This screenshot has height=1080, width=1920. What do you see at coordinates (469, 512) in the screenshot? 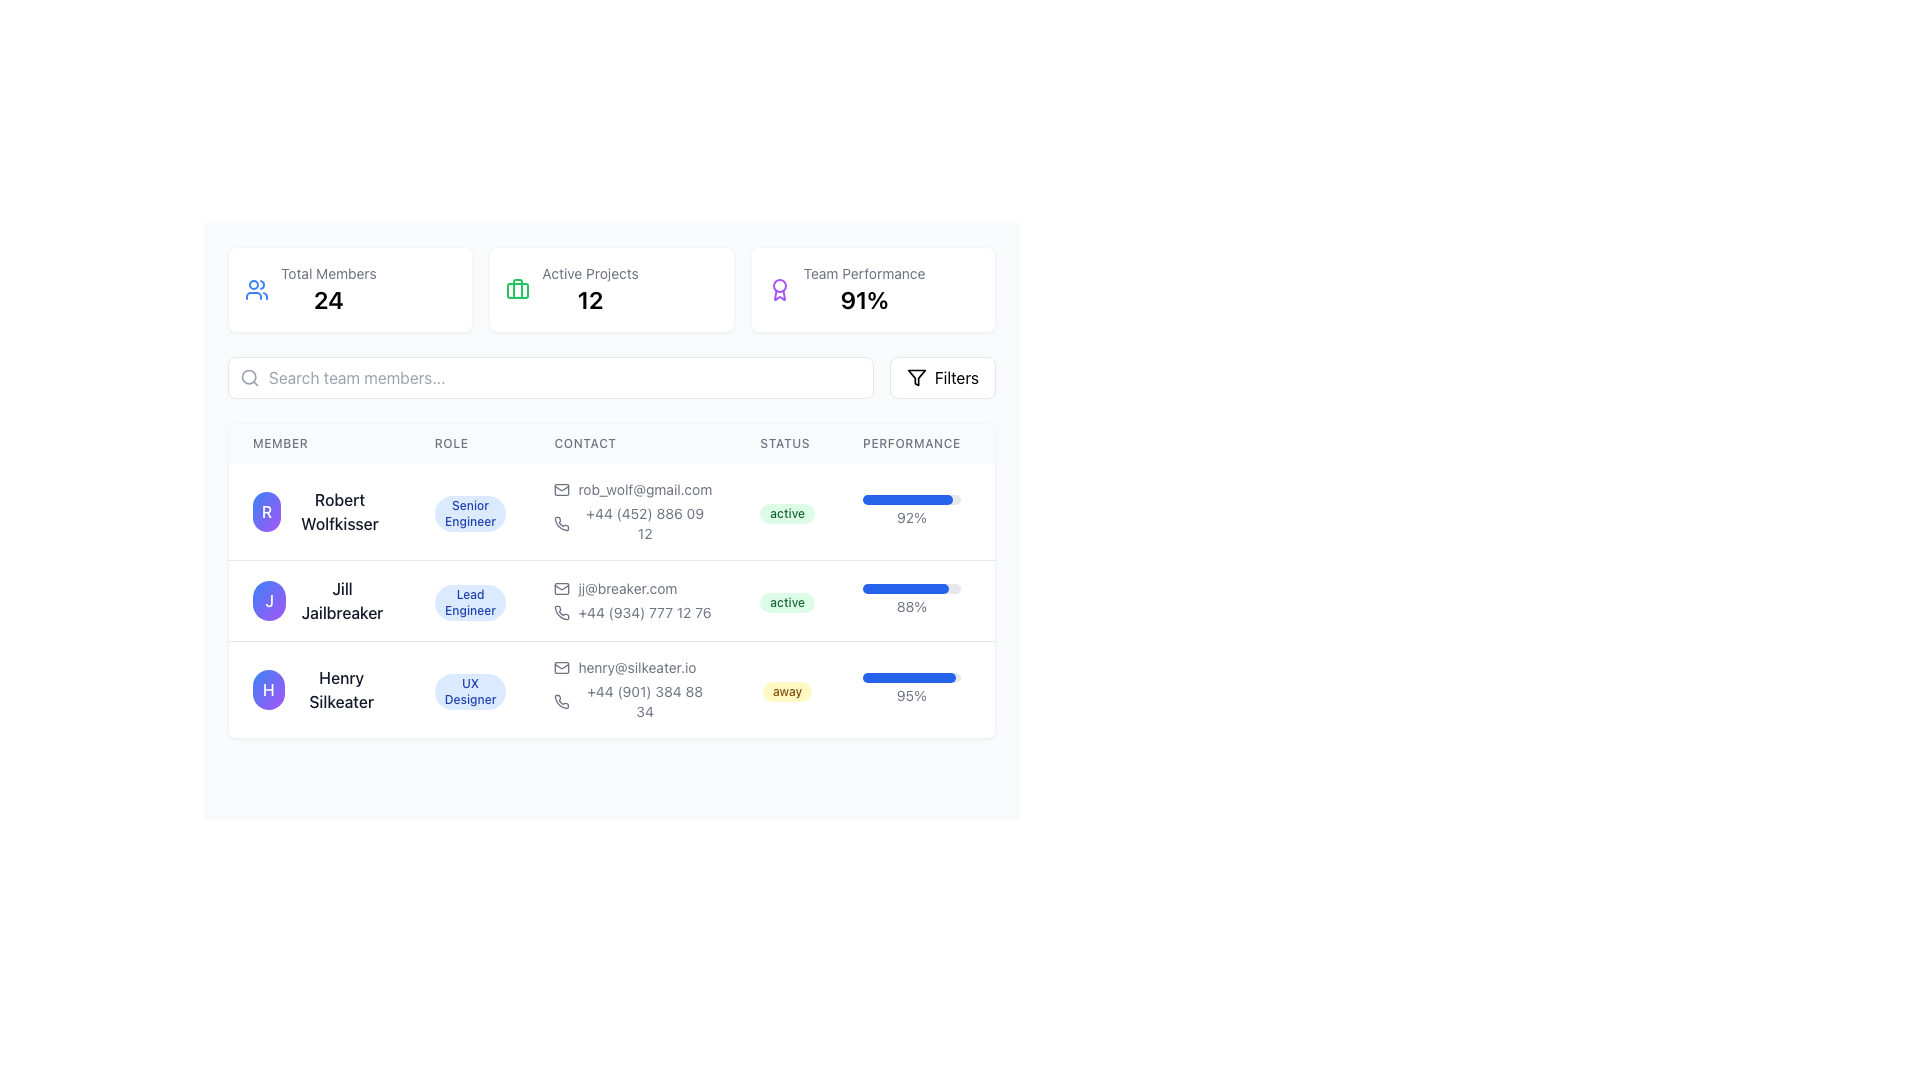
I see `the badge-style label displaying the text 'Senior Engineer' in the 'ROLE' column of the table, which is located to the right of 'Robert Wolfkisser'` at bounding box center [469, 512].